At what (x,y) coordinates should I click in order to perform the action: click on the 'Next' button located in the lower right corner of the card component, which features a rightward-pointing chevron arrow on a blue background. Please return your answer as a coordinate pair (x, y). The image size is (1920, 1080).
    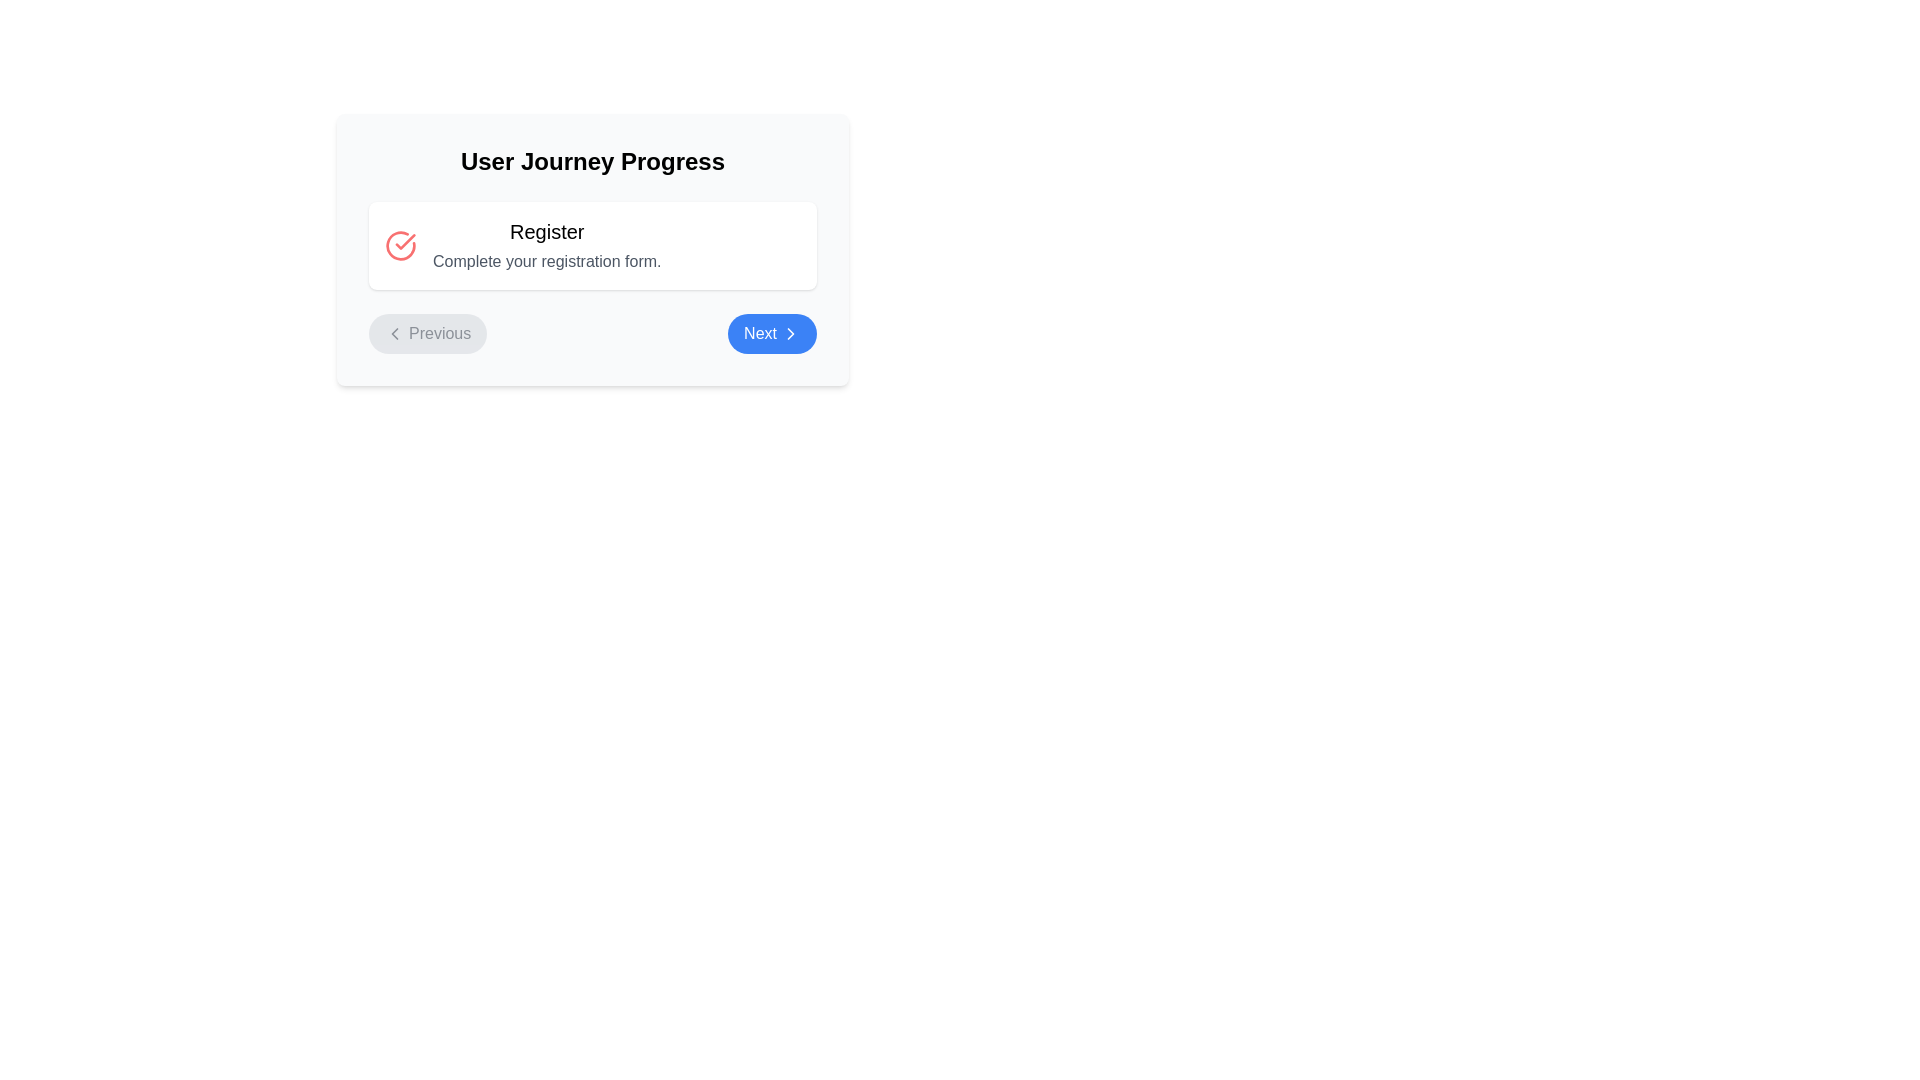
    Looking at the image, I should click on (790, 333).